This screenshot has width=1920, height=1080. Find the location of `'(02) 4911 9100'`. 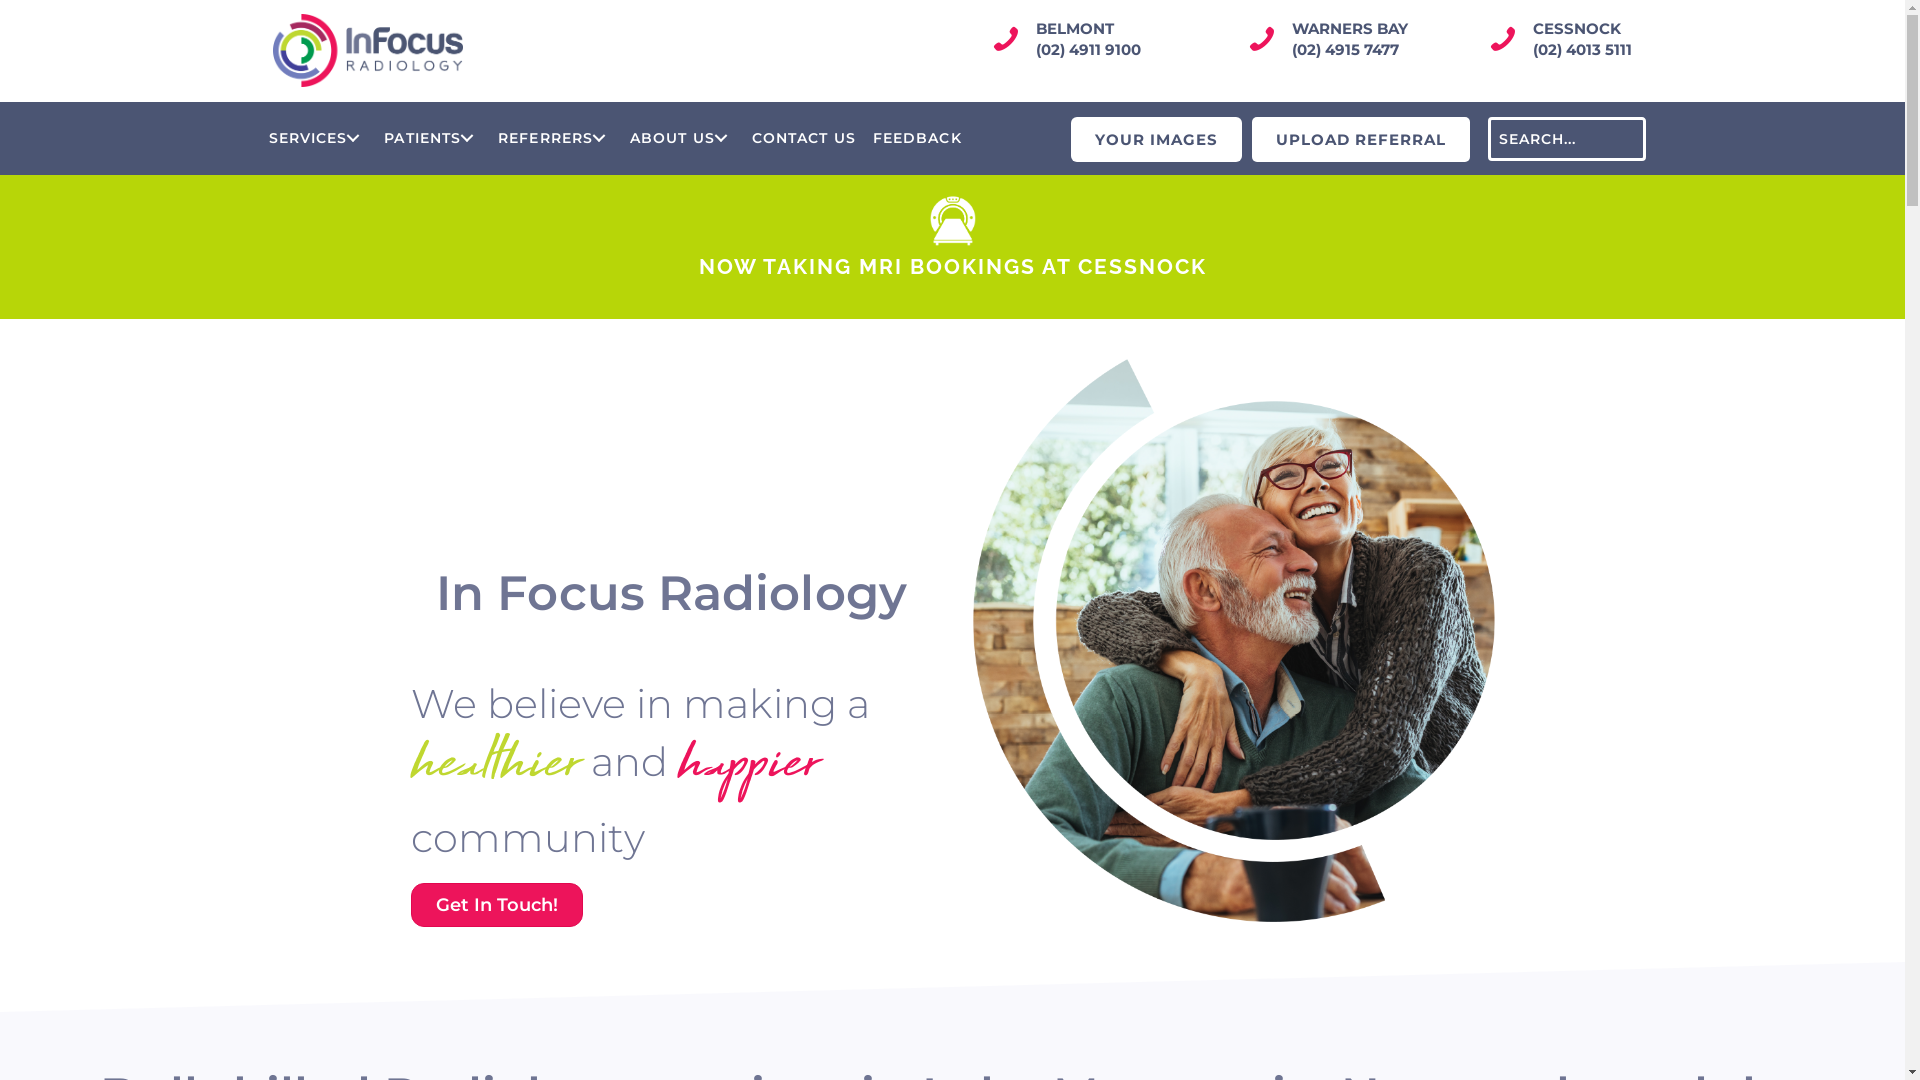

'(02) 4911 9100' is located at coordinates (1036, 48).